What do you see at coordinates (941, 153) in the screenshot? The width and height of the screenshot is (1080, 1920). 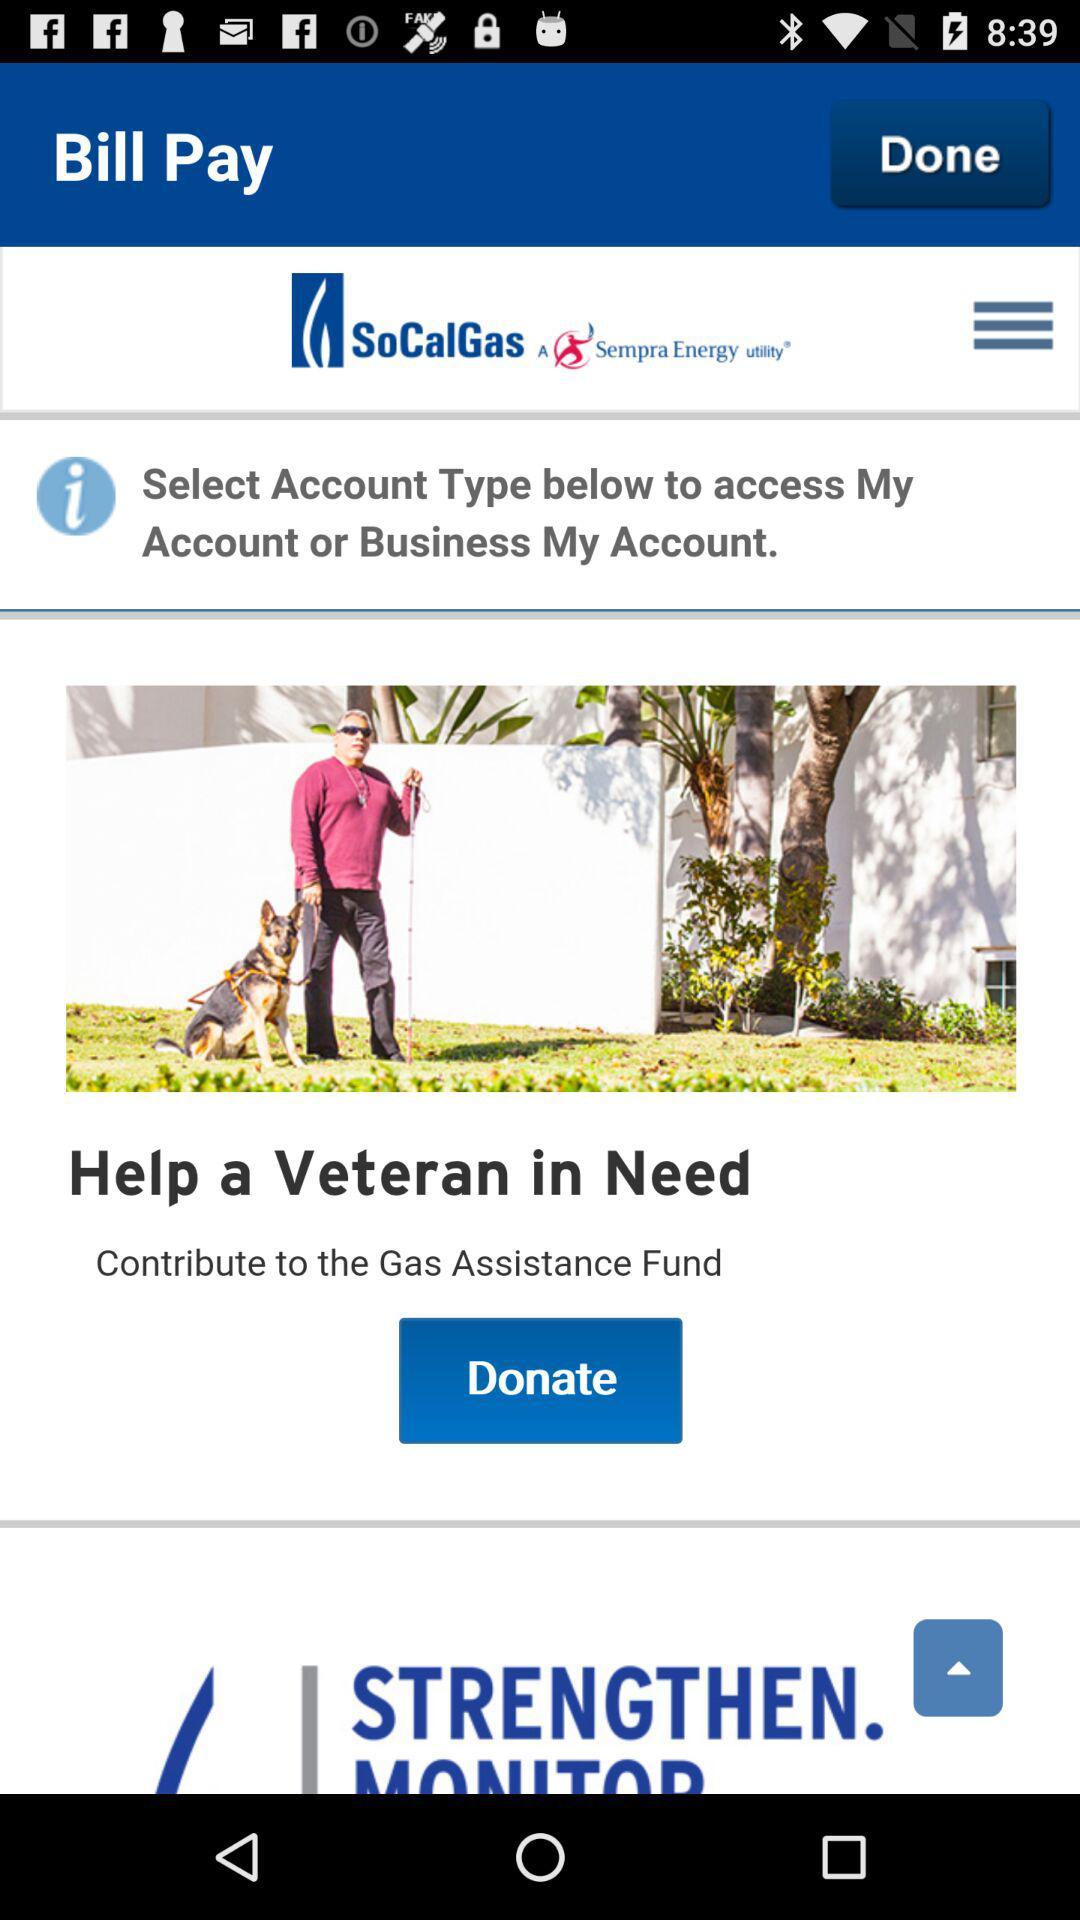 I see `finish the task` at bounding box center [941, 153].